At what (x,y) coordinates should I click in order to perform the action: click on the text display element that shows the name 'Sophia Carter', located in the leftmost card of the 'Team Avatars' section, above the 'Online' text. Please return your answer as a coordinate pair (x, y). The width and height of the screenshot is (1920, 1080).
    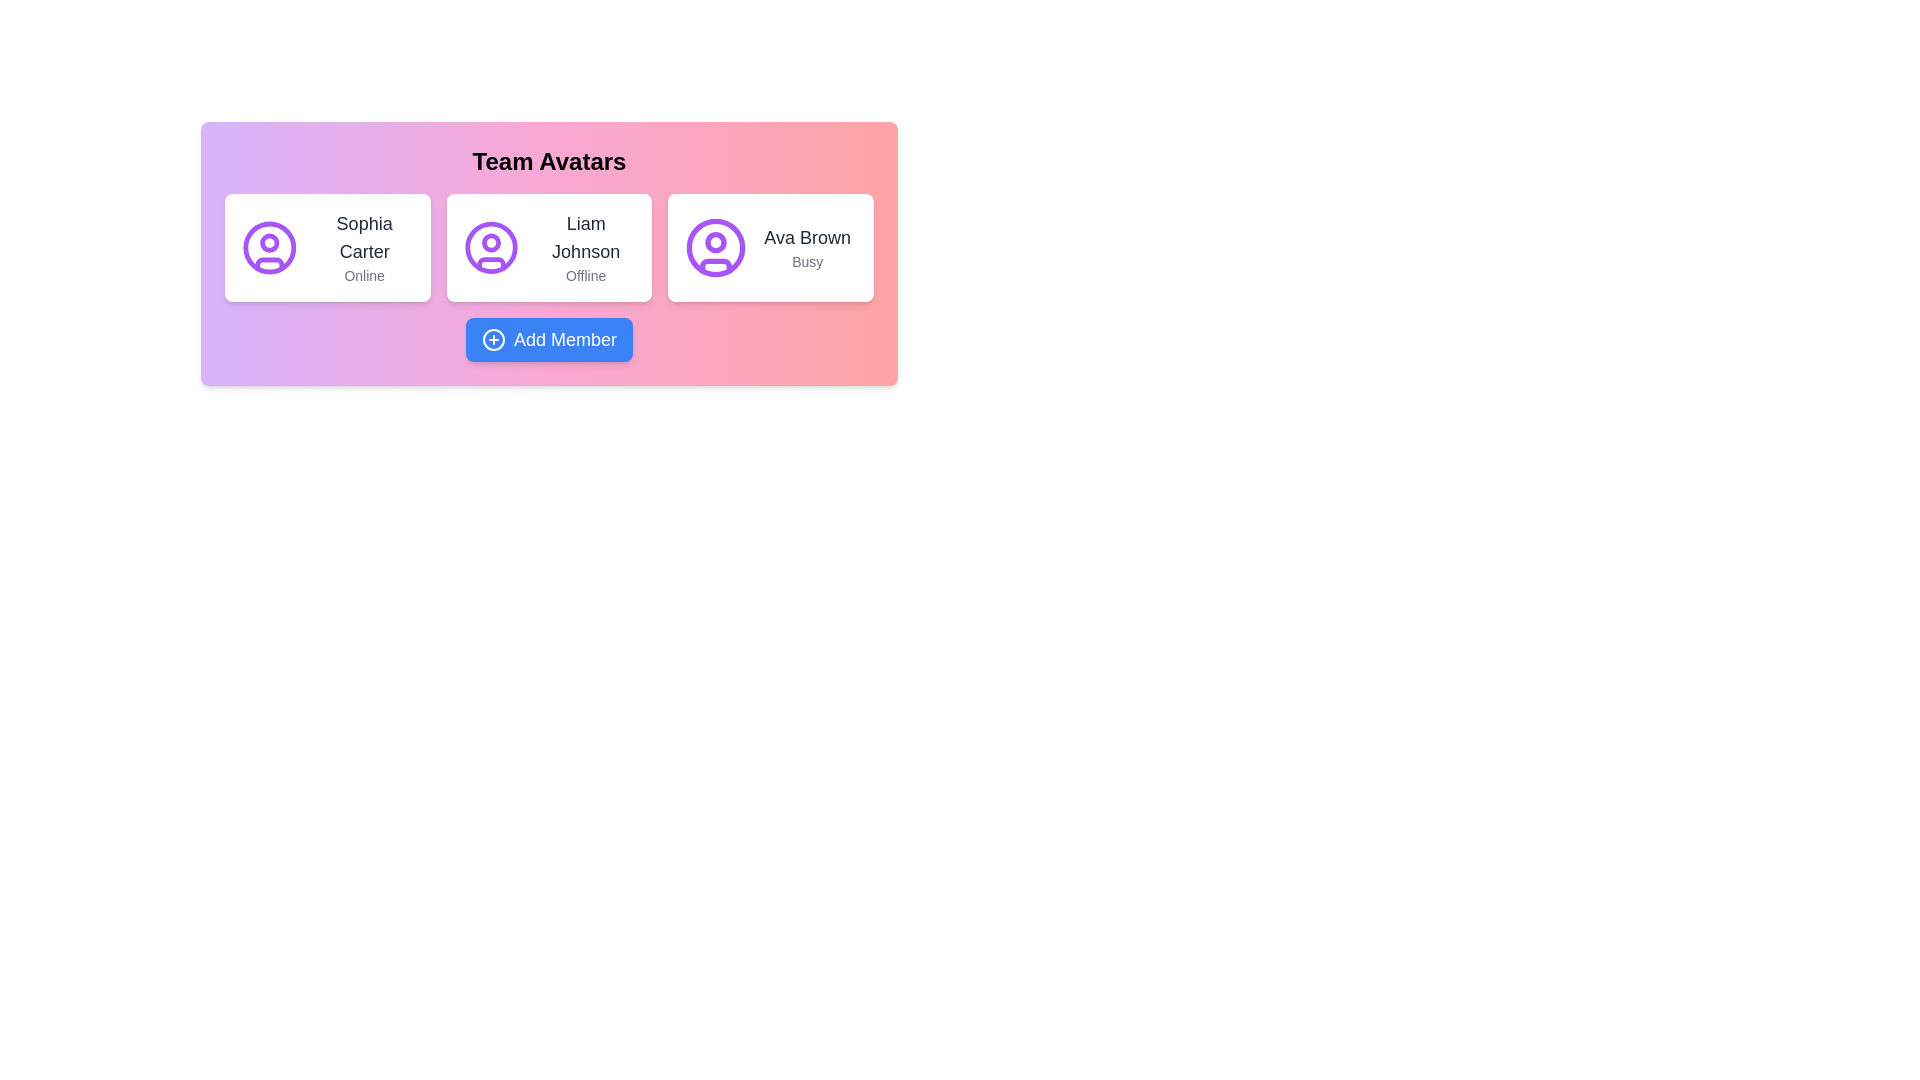
    Looking at the image, I should click on (364, 237).